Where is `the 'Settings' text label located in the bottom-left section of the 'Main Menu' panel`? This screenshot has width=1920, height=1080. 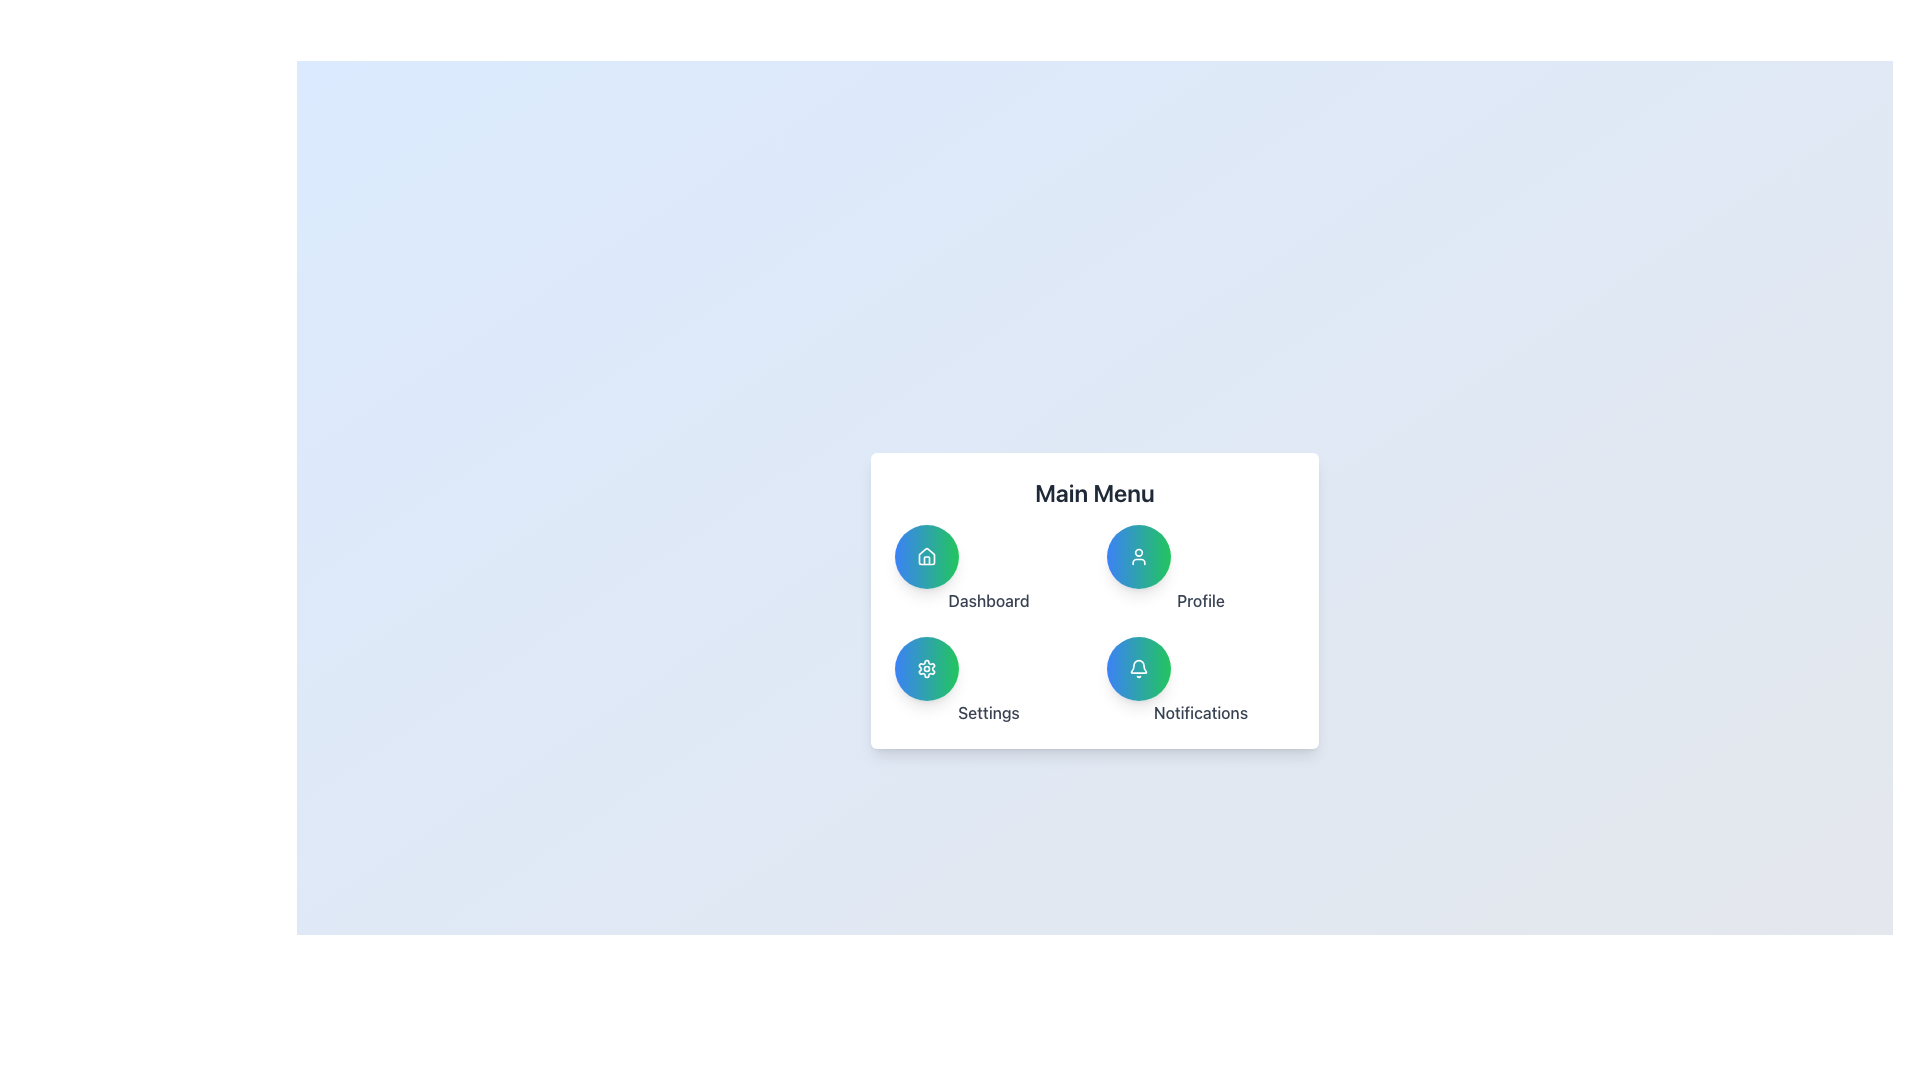
the 'Settings' text label located in the bottom-left section of the 'Main Menu' panel is located at coordinates (988, 712).